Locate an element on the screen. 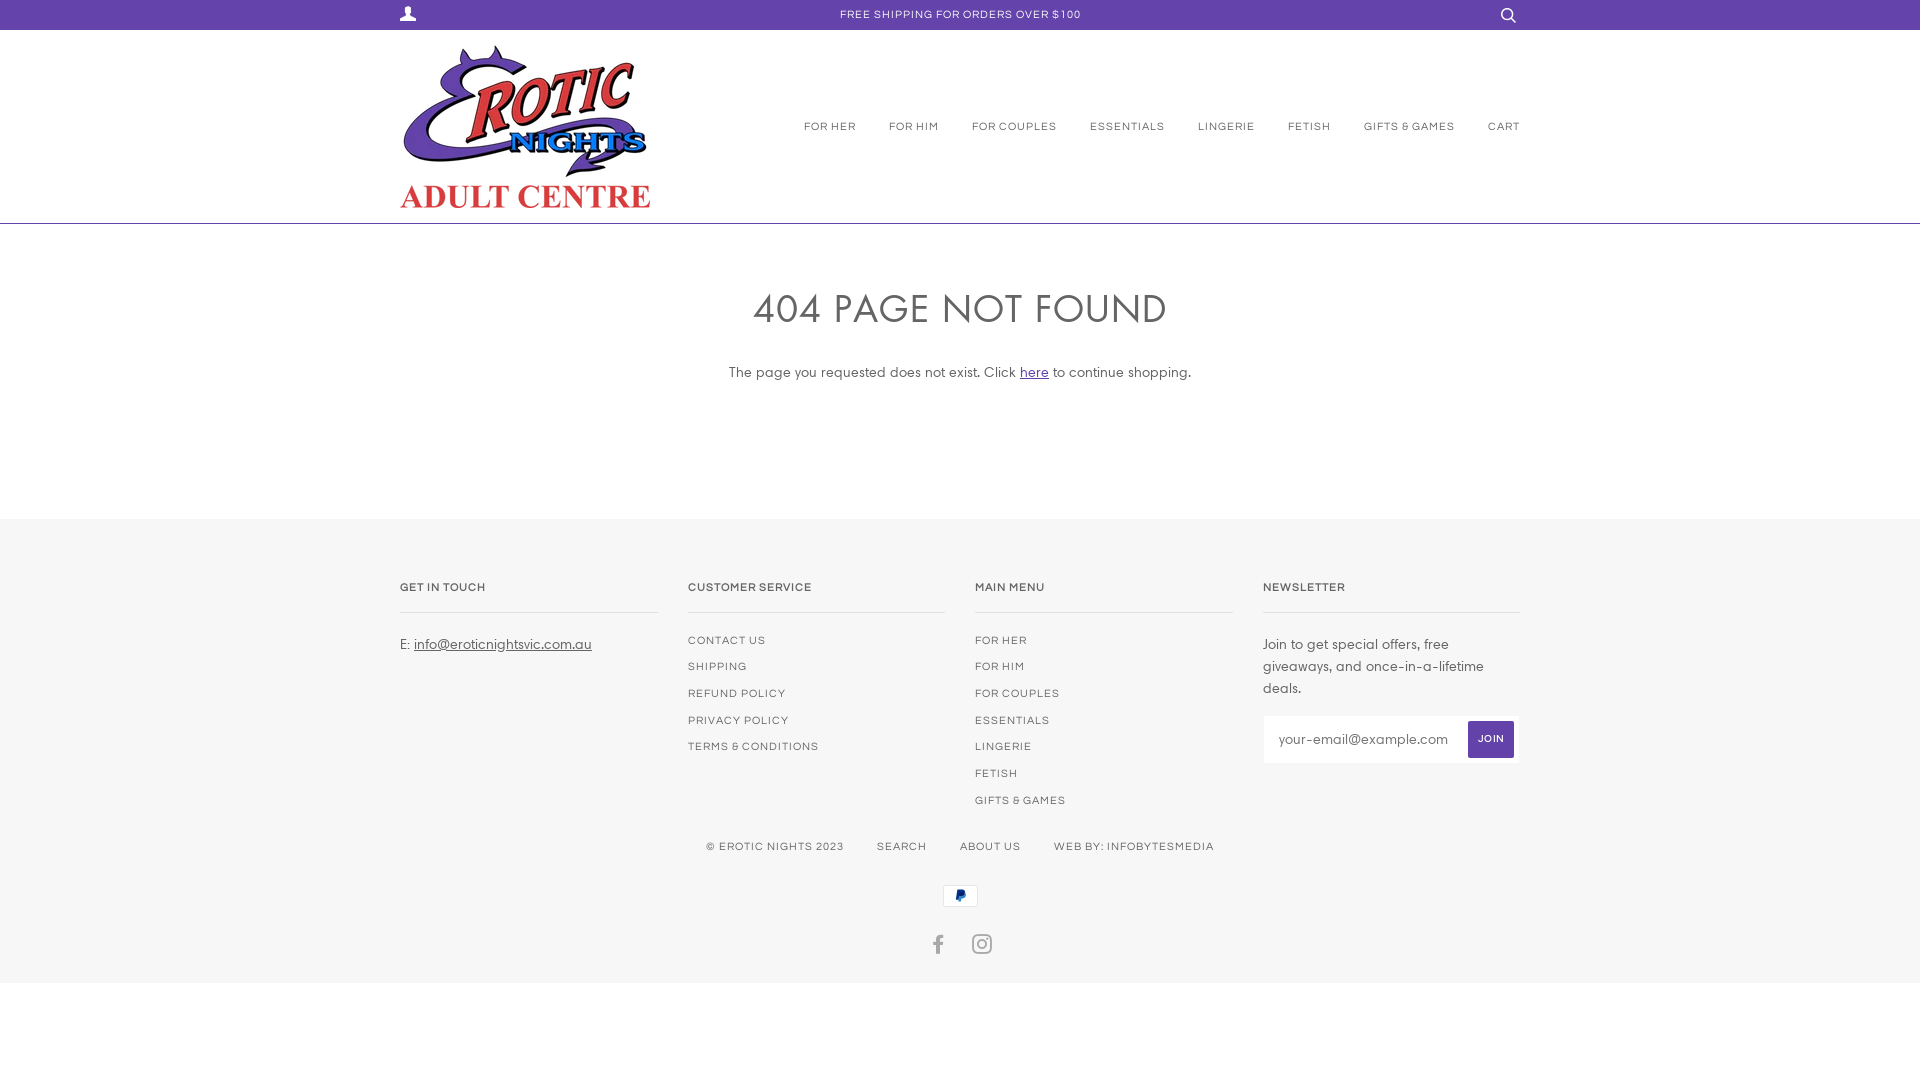 This screenshot has width=1920, height=1080. 'FOR COUPLES' is located at coordinates (940, 127).